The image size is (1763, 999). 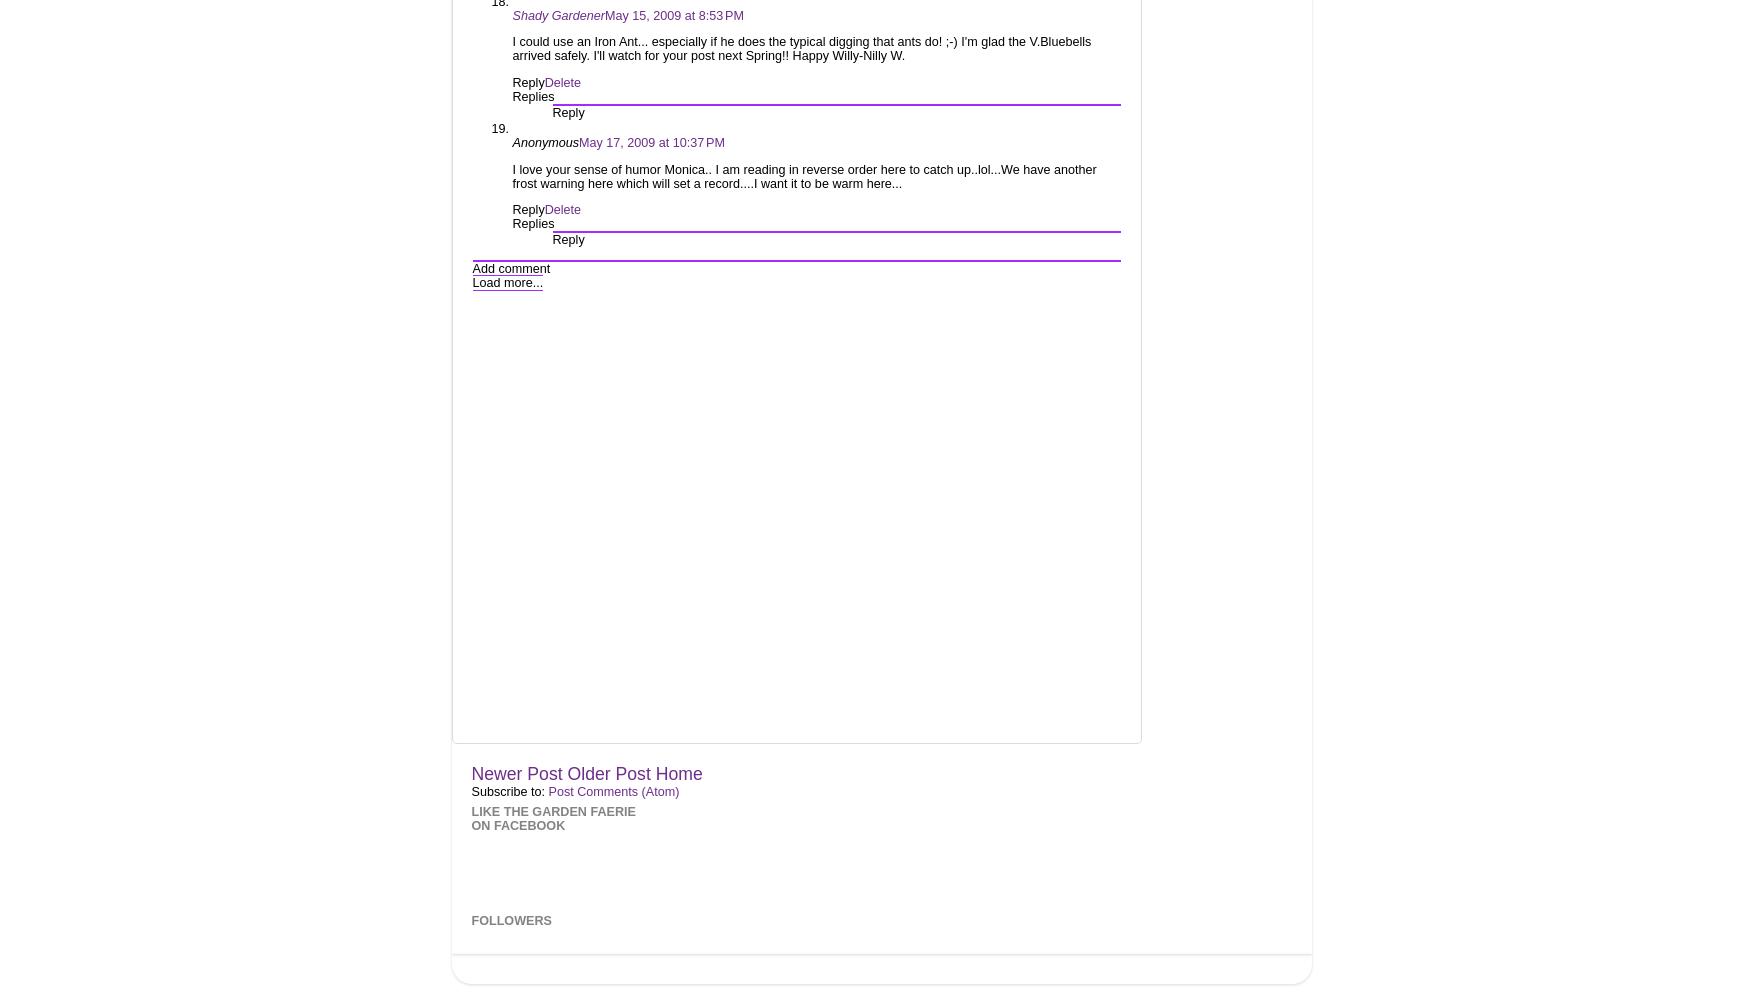 What do you see at coordinates (608, 773) in the screenshot?
I see `'Older Post'` at bounding box center [608, 773].